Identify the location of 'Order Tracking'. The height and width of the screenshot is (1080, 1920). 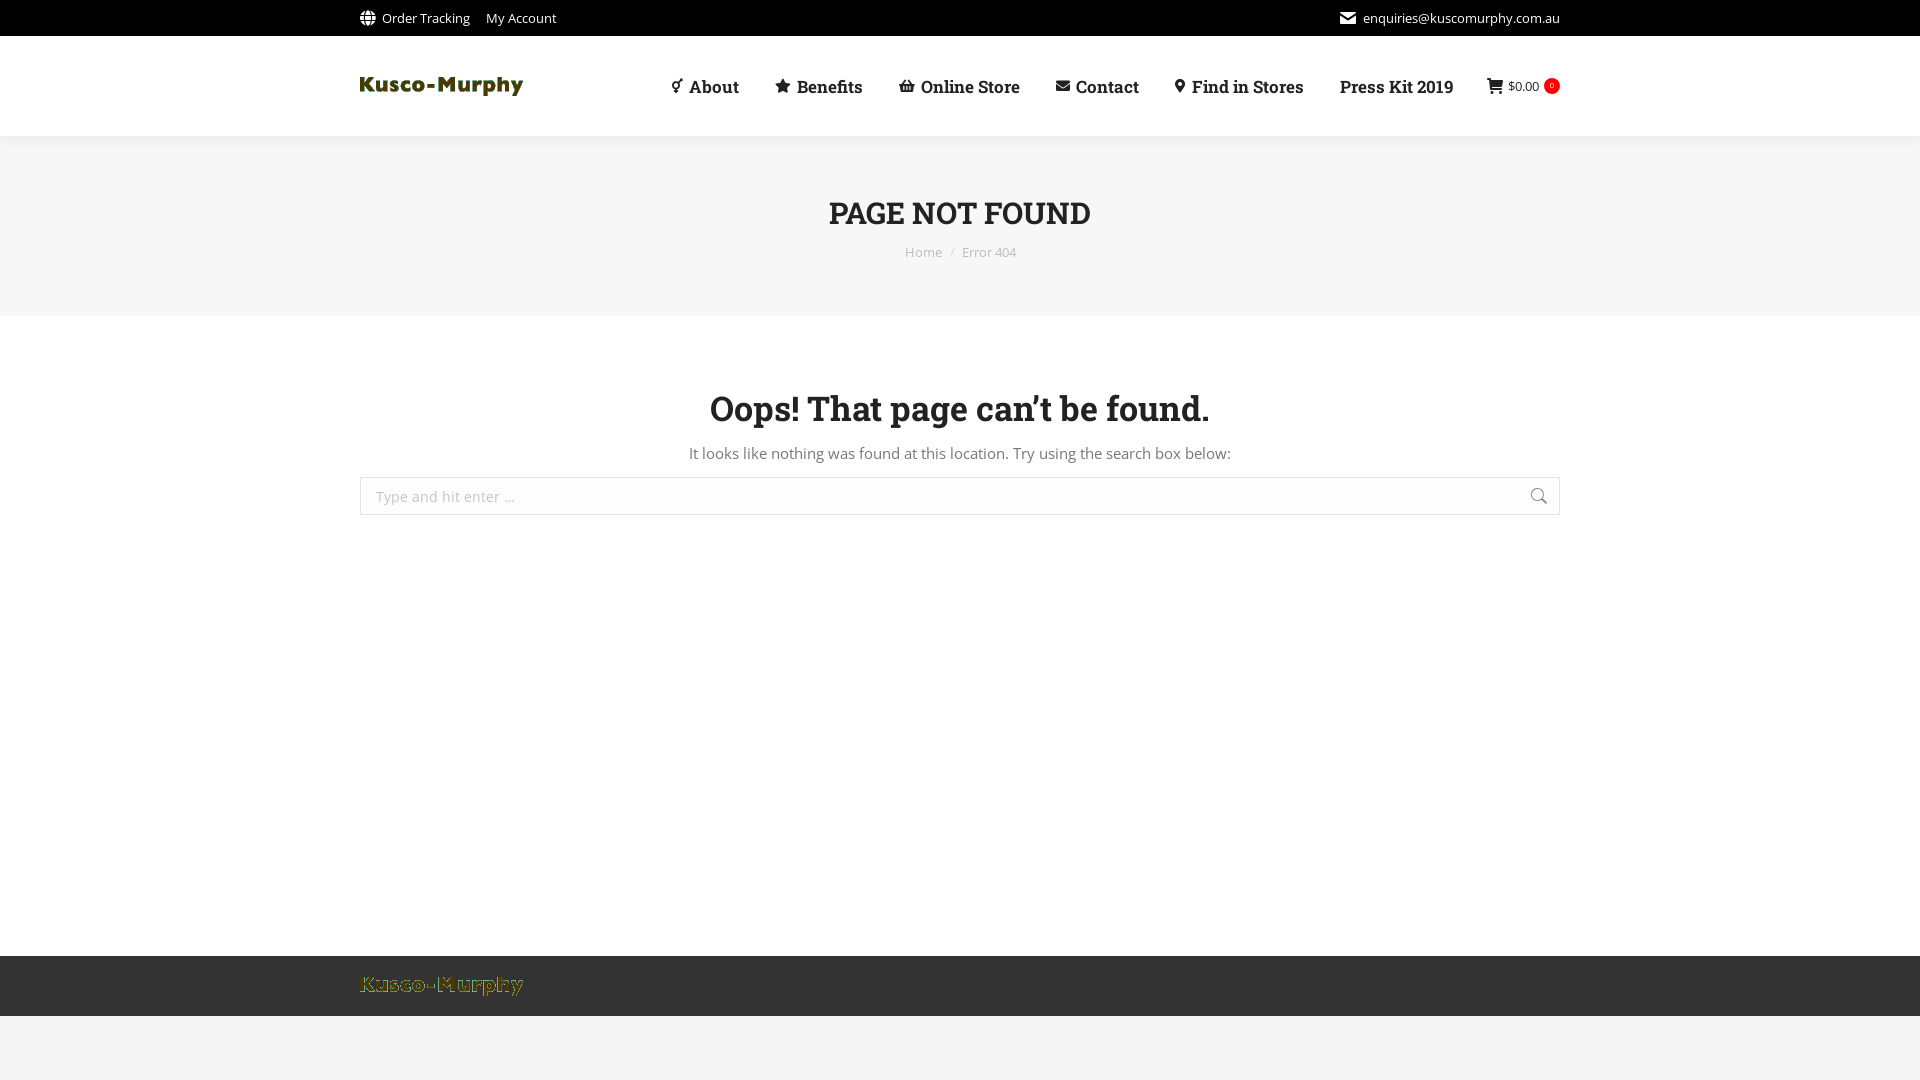
(413, 17).